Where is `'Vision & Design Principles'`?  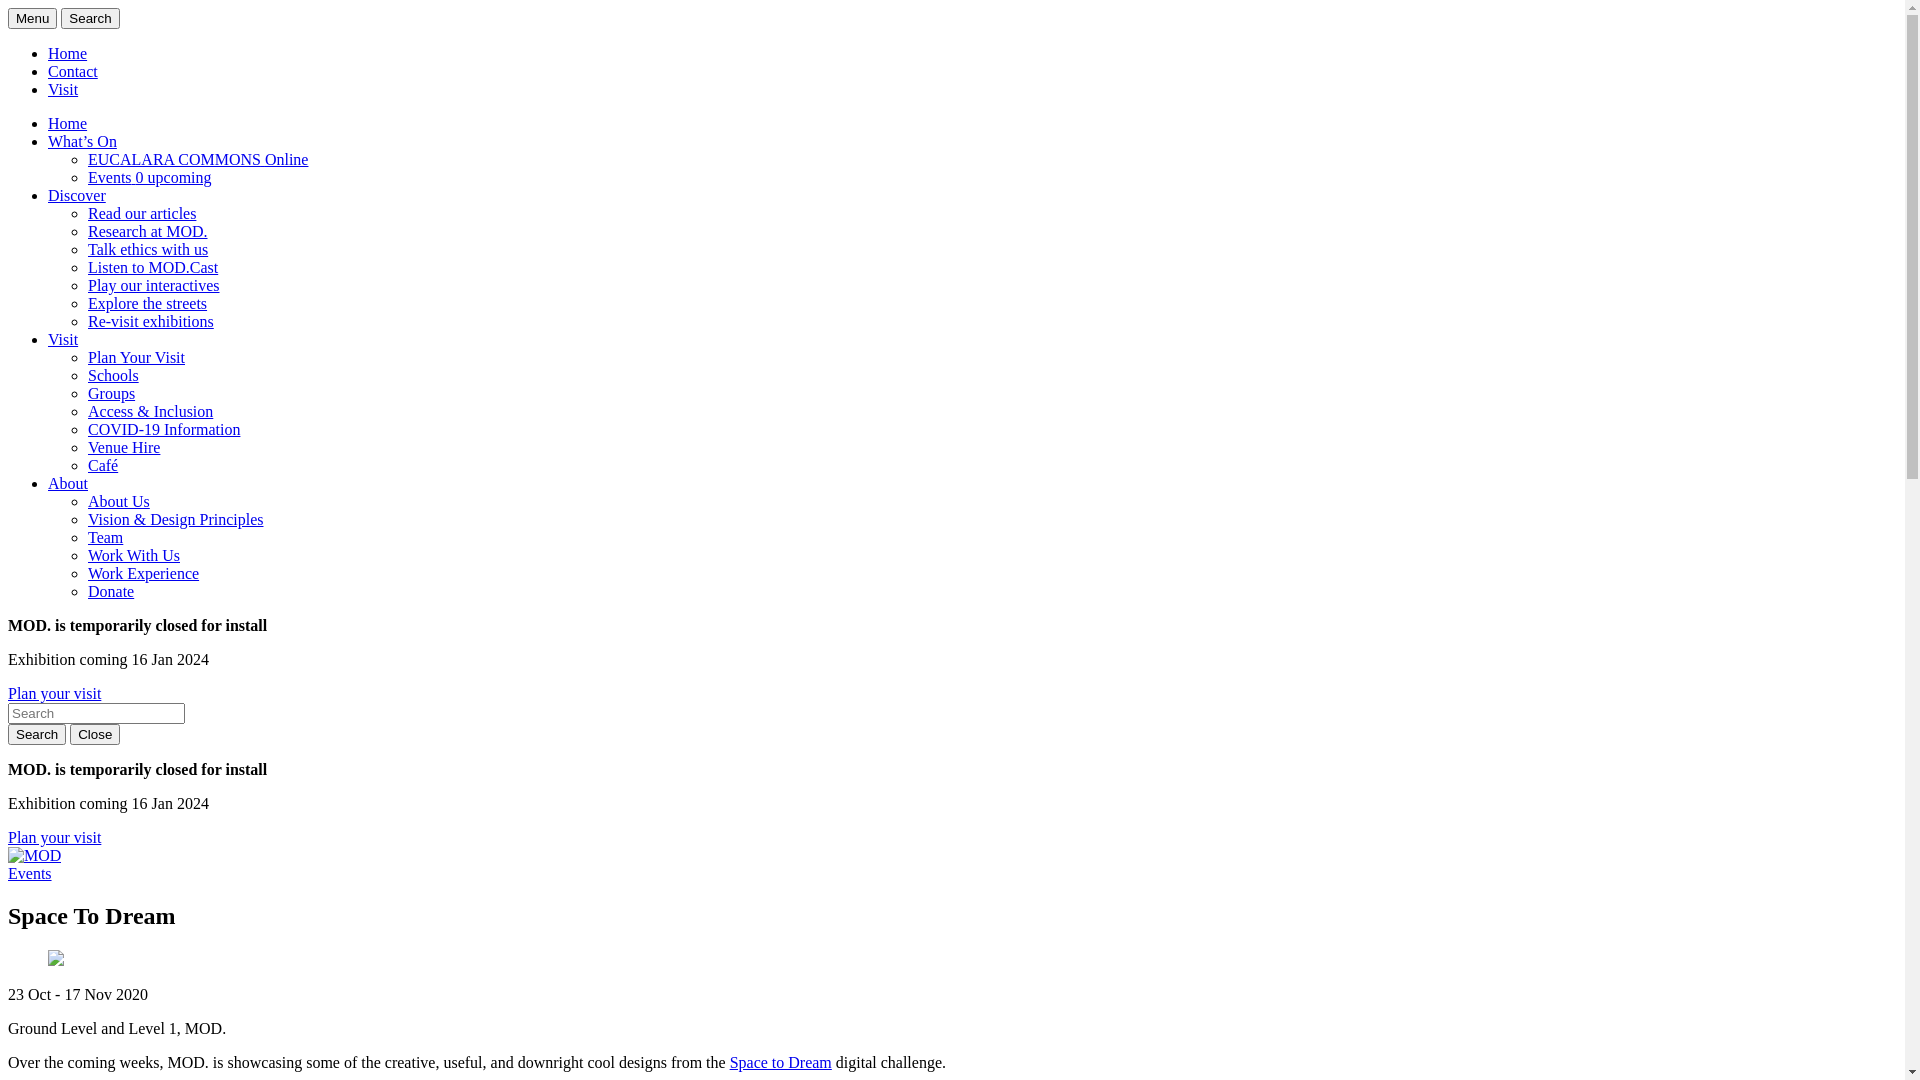 'Vision & Design Principles' is located at coordinates (86, 518).